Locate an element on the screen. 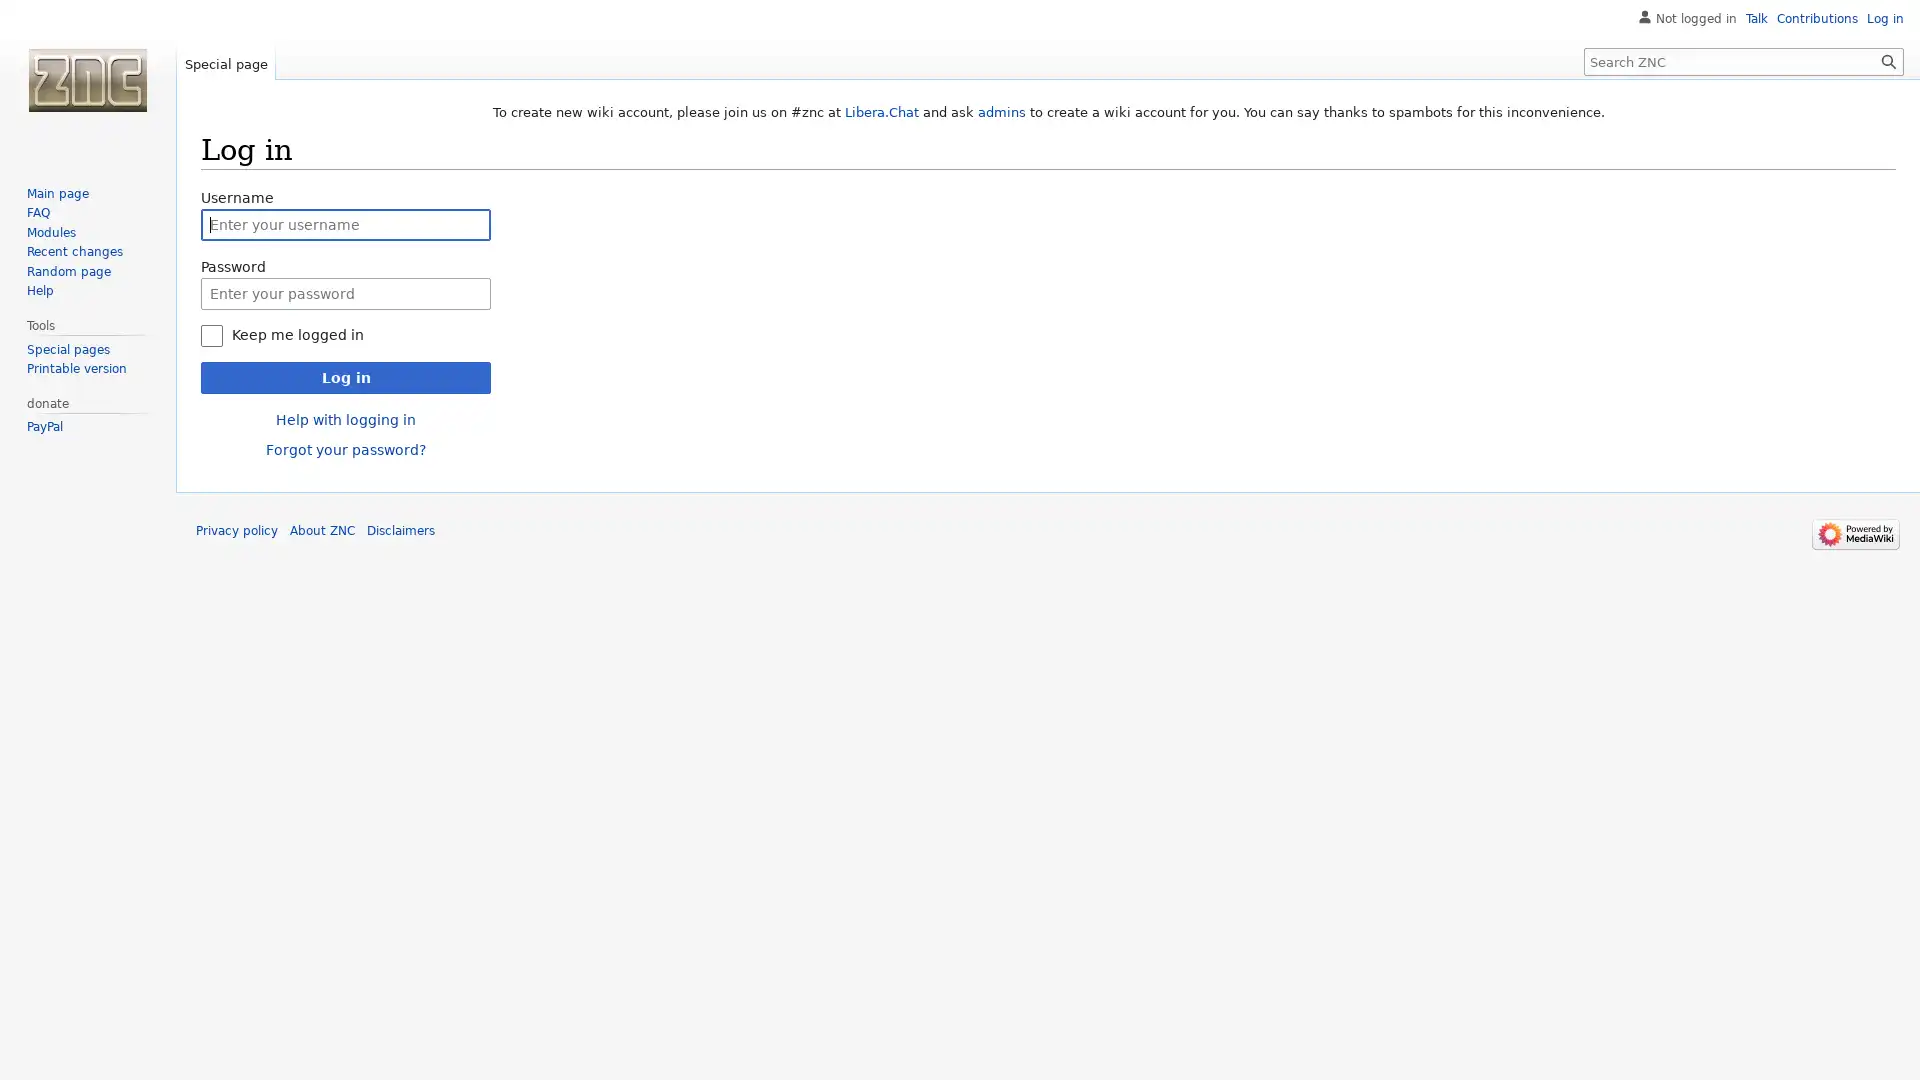  Search is located at coordinates (1888, 60).